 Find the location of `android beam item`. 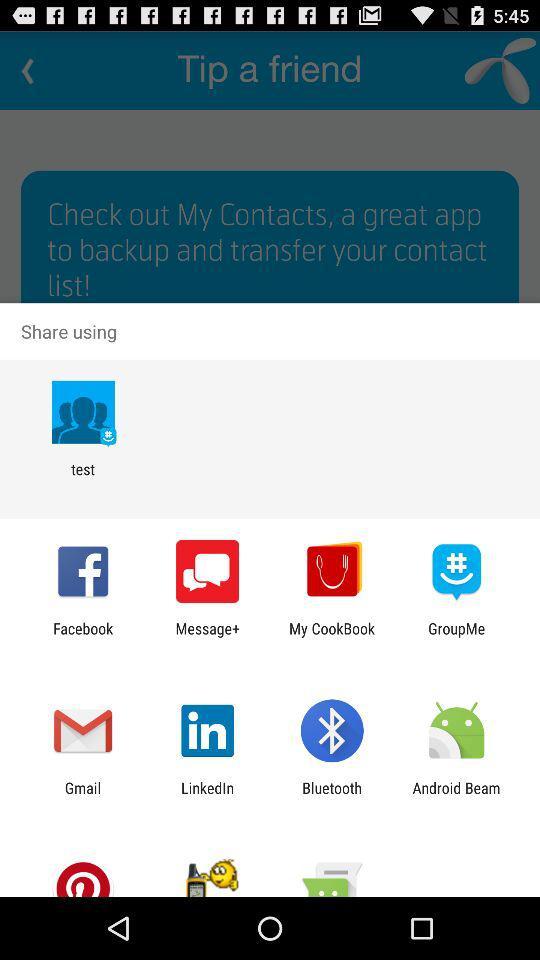

android beam item is located at coordinates (456, 796).